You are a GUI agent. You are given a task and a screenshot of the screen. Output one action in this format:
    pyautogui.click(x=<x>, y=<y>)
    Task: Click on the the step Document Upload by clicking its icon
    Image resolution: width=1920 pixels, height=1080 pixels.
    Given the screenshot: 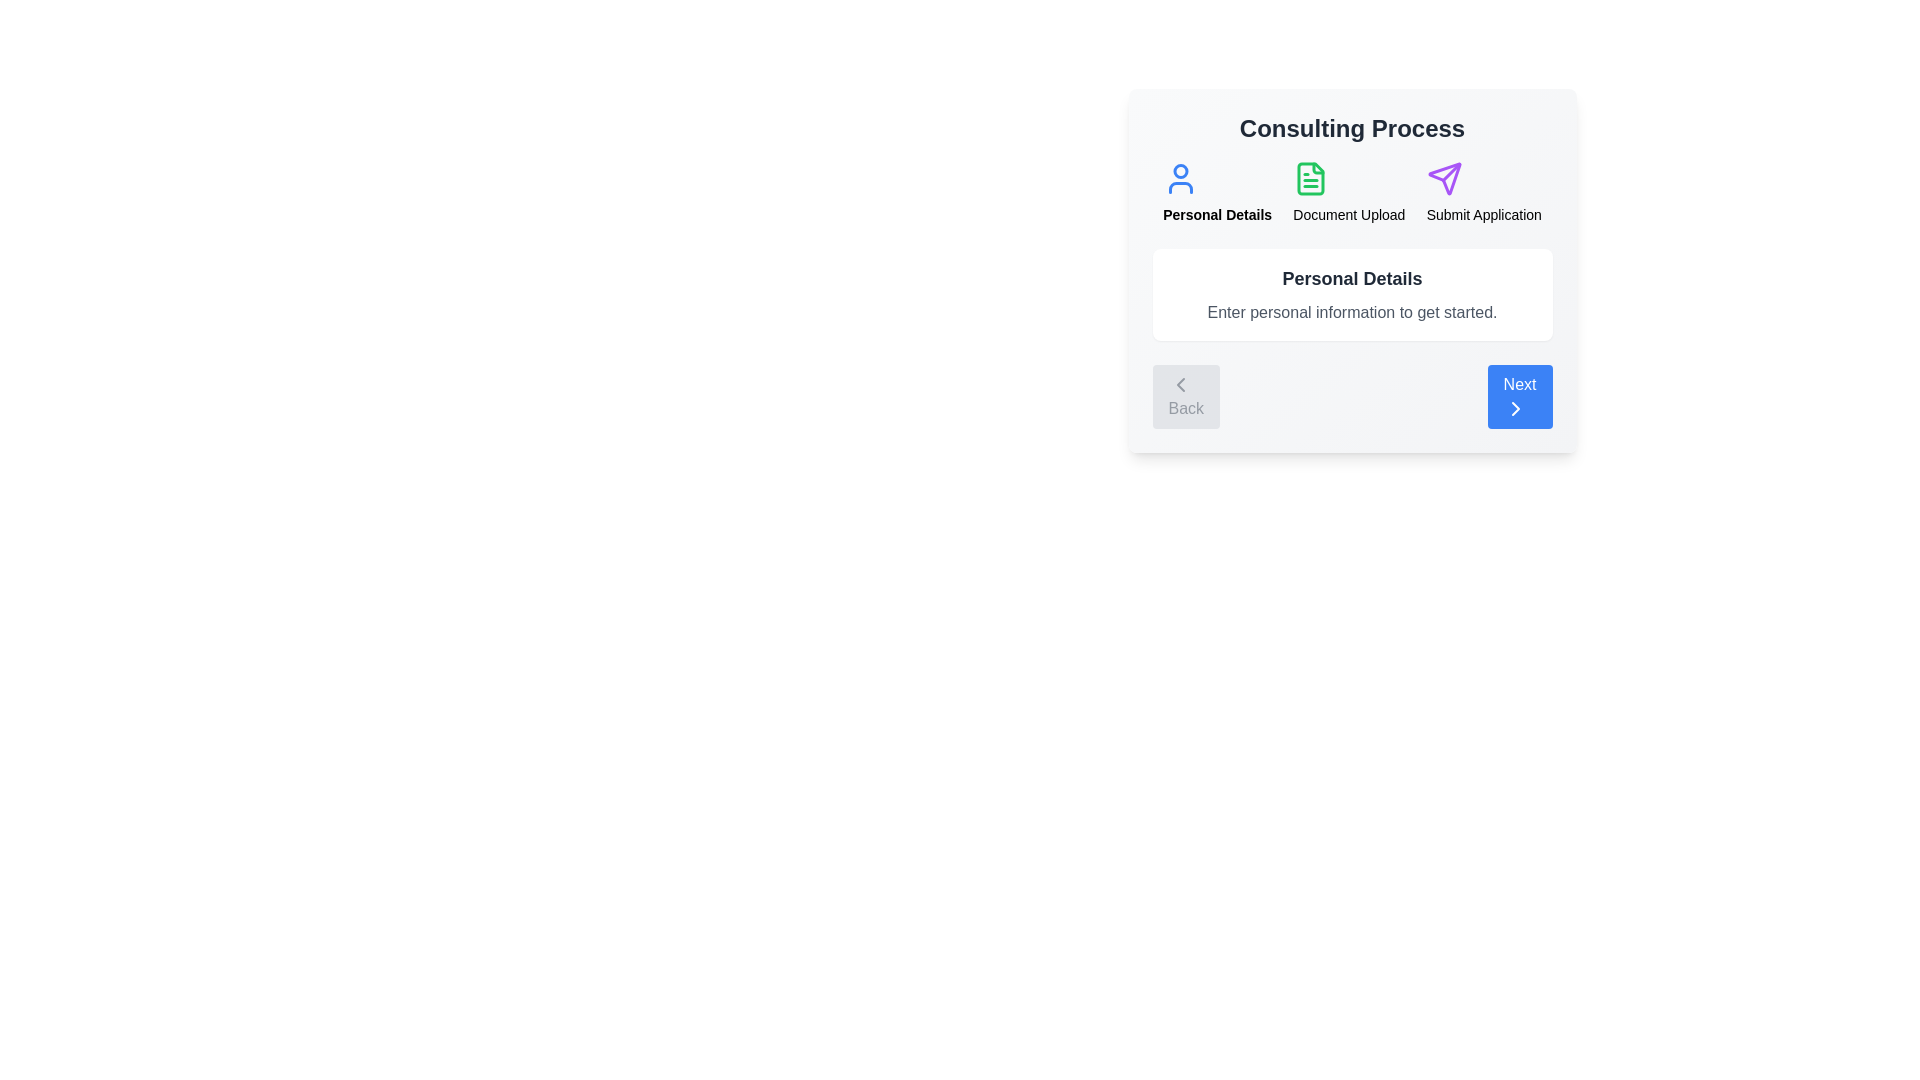 What is the action you would take?
    pyautogui.click(x=1311, y=177)
    